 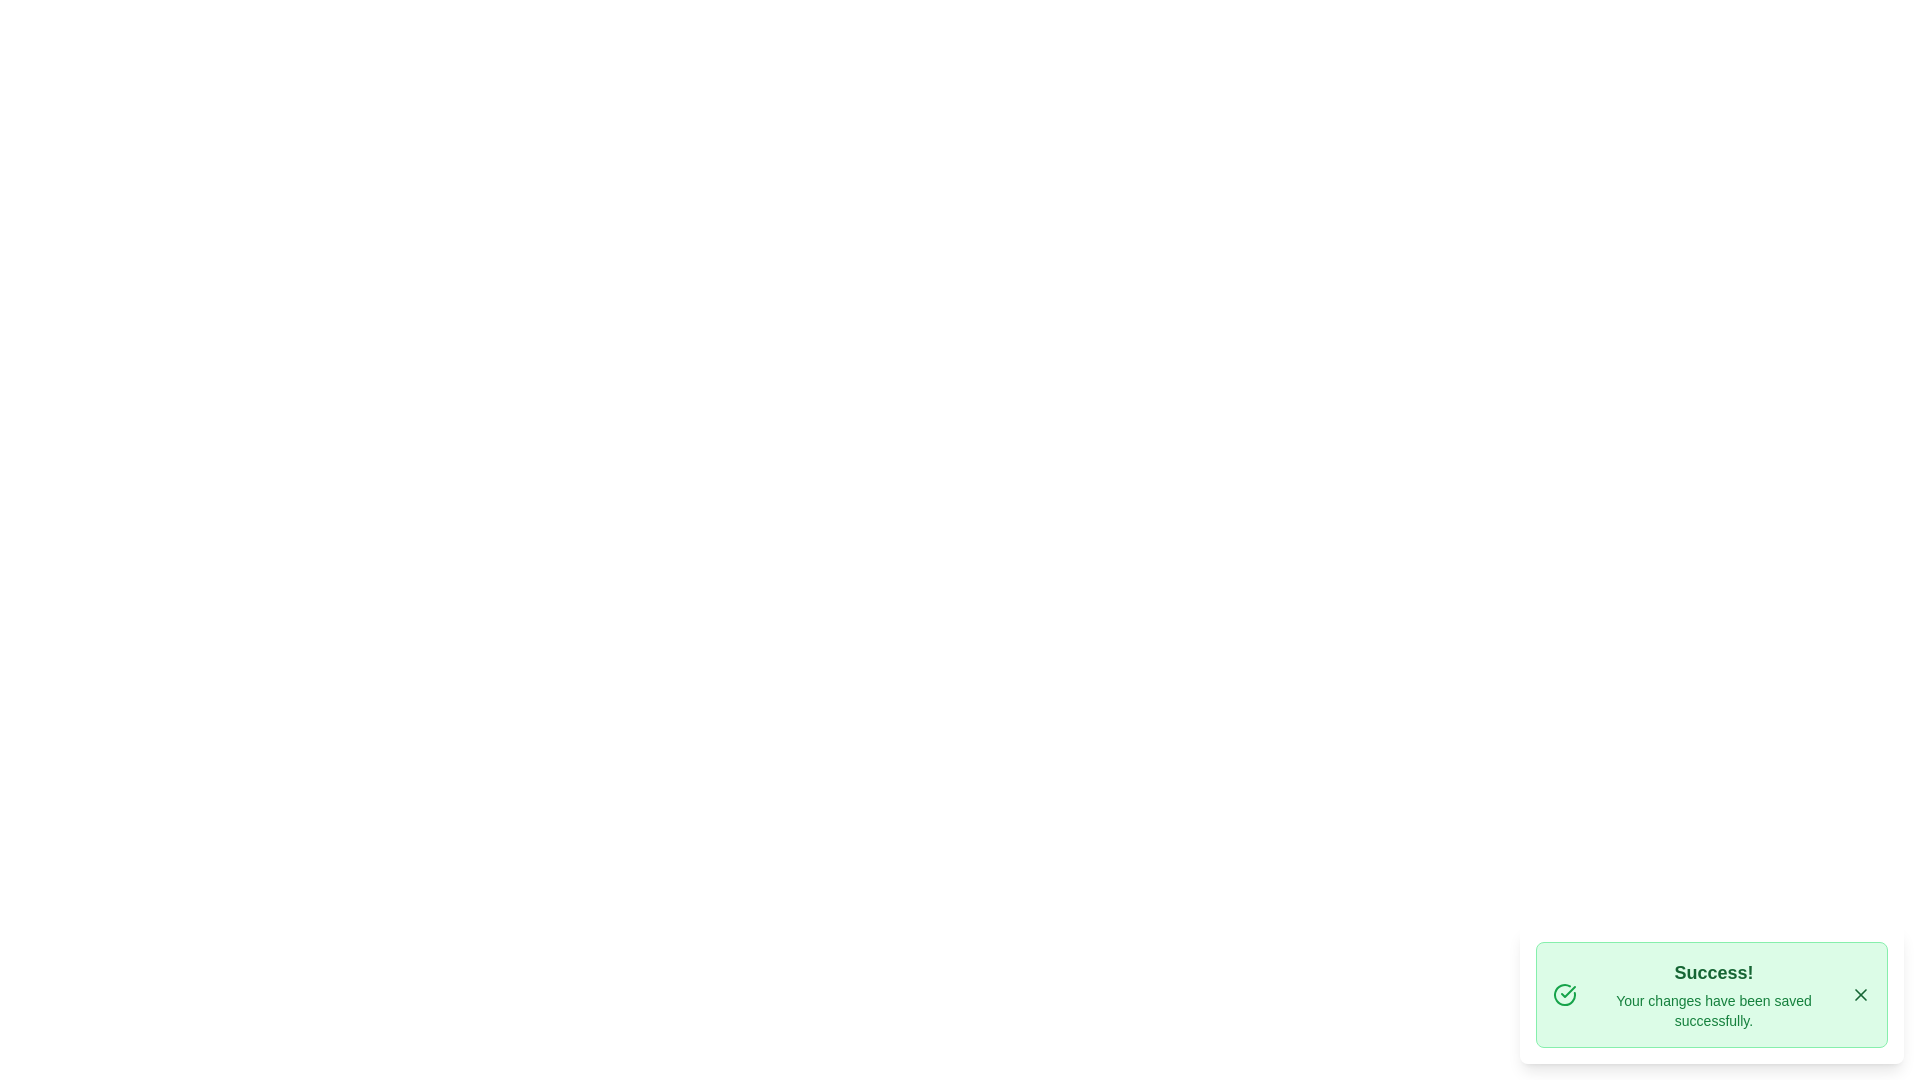 What do you see at coordinates (1860, 995) in the screenshot?
I see `the close button of the snackbar to close it` at bounding box center [1860, 995].